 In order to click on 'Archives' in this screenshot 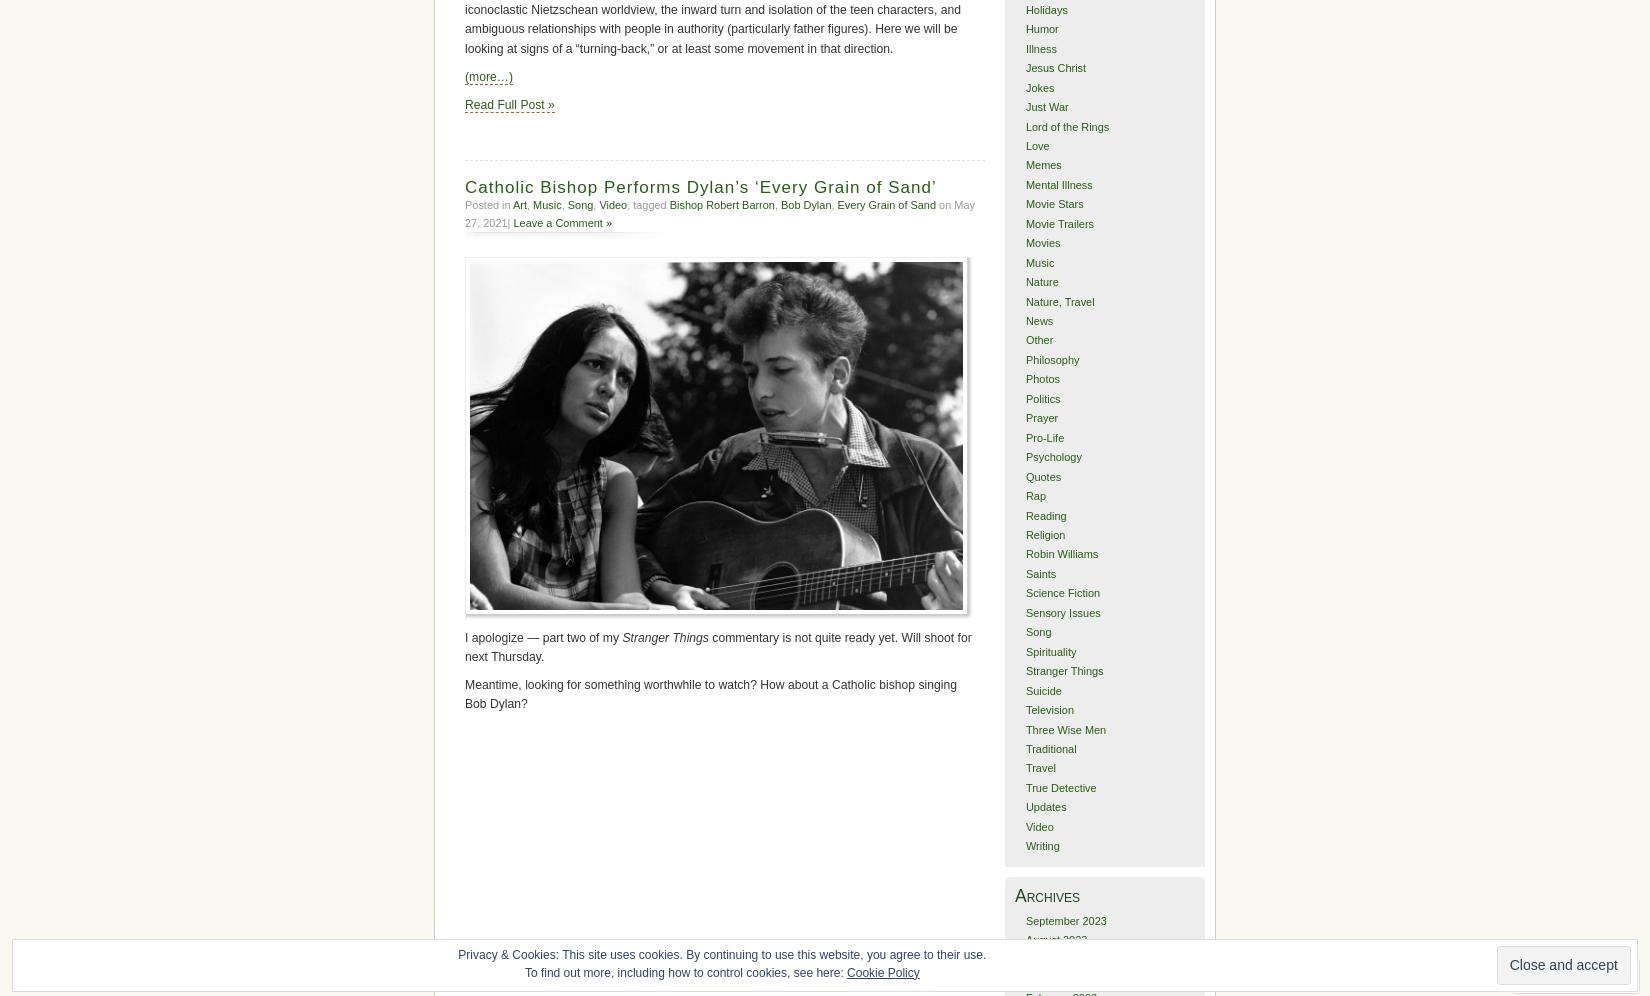, I will do `click(1047, 894)`.